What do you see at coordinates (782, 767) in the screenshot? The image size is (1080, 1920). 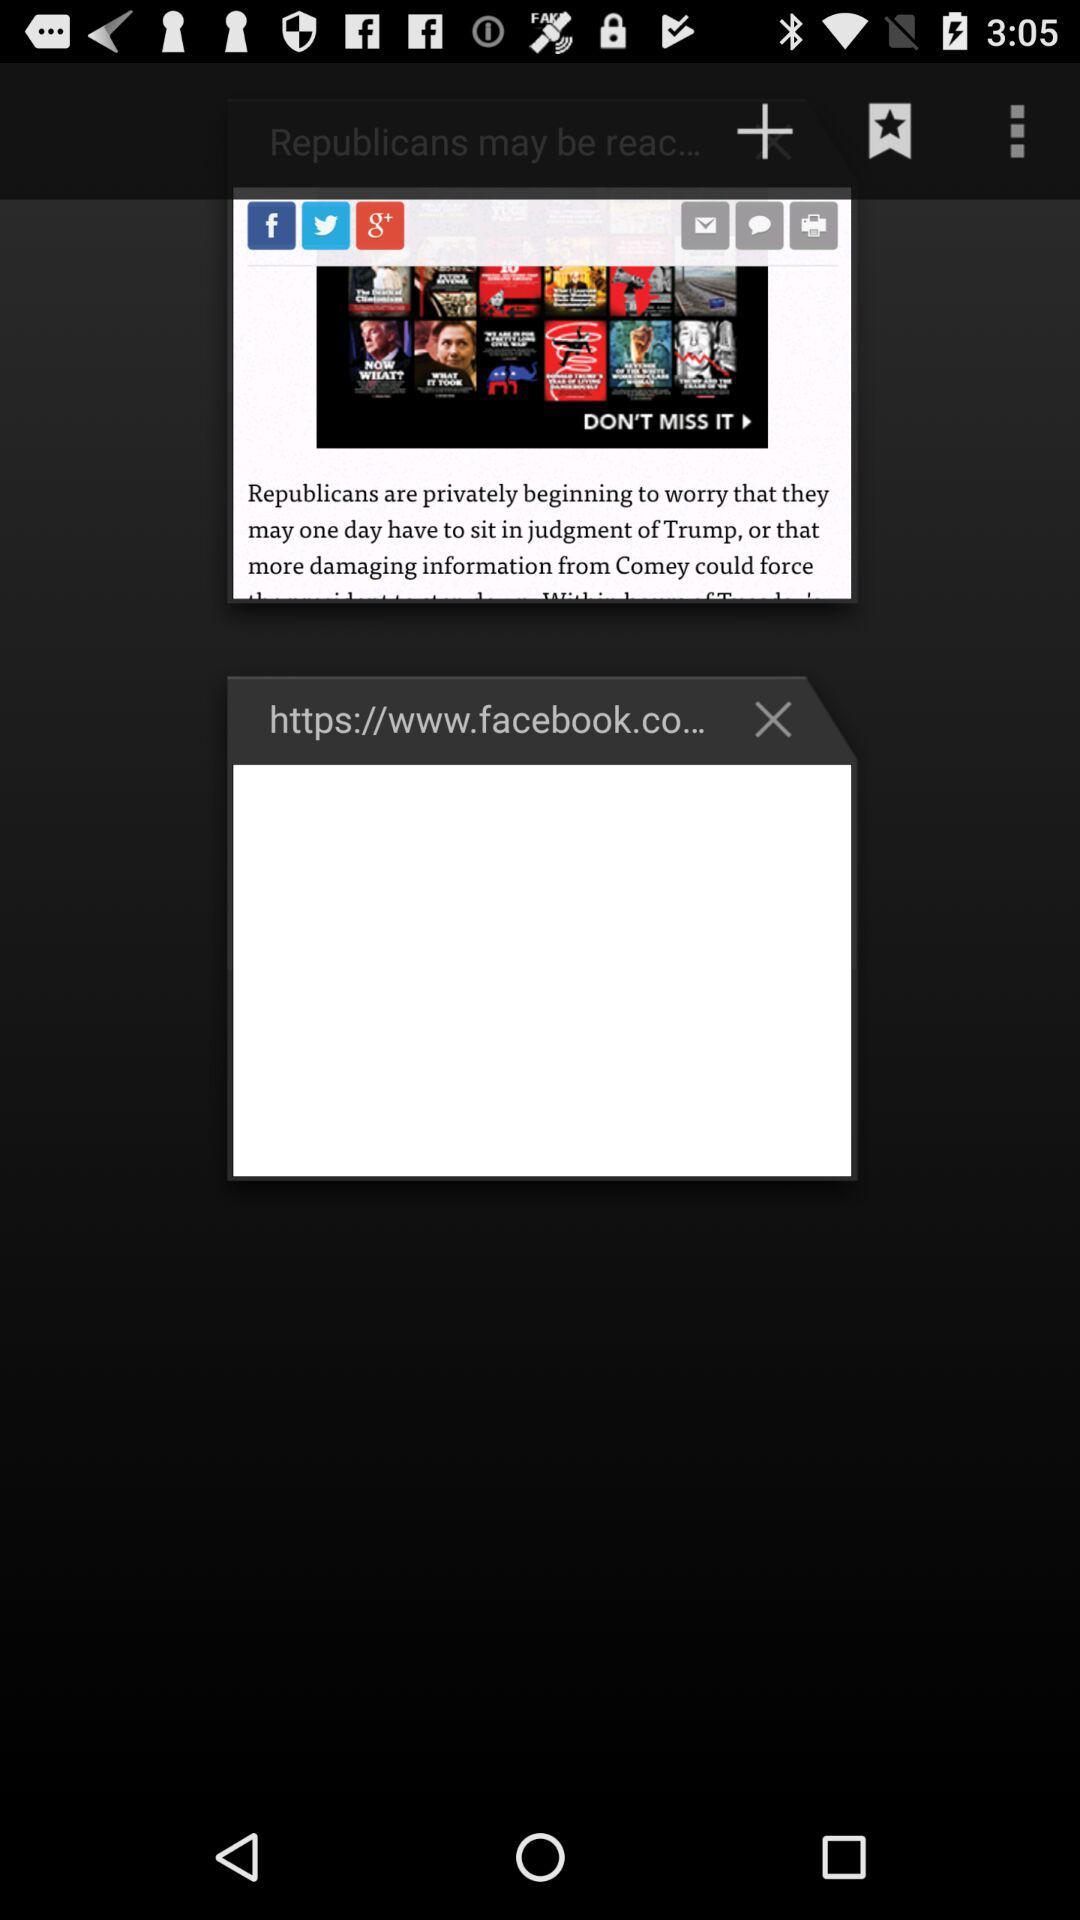 I see `the close icon` at bounding box center [782, 767].